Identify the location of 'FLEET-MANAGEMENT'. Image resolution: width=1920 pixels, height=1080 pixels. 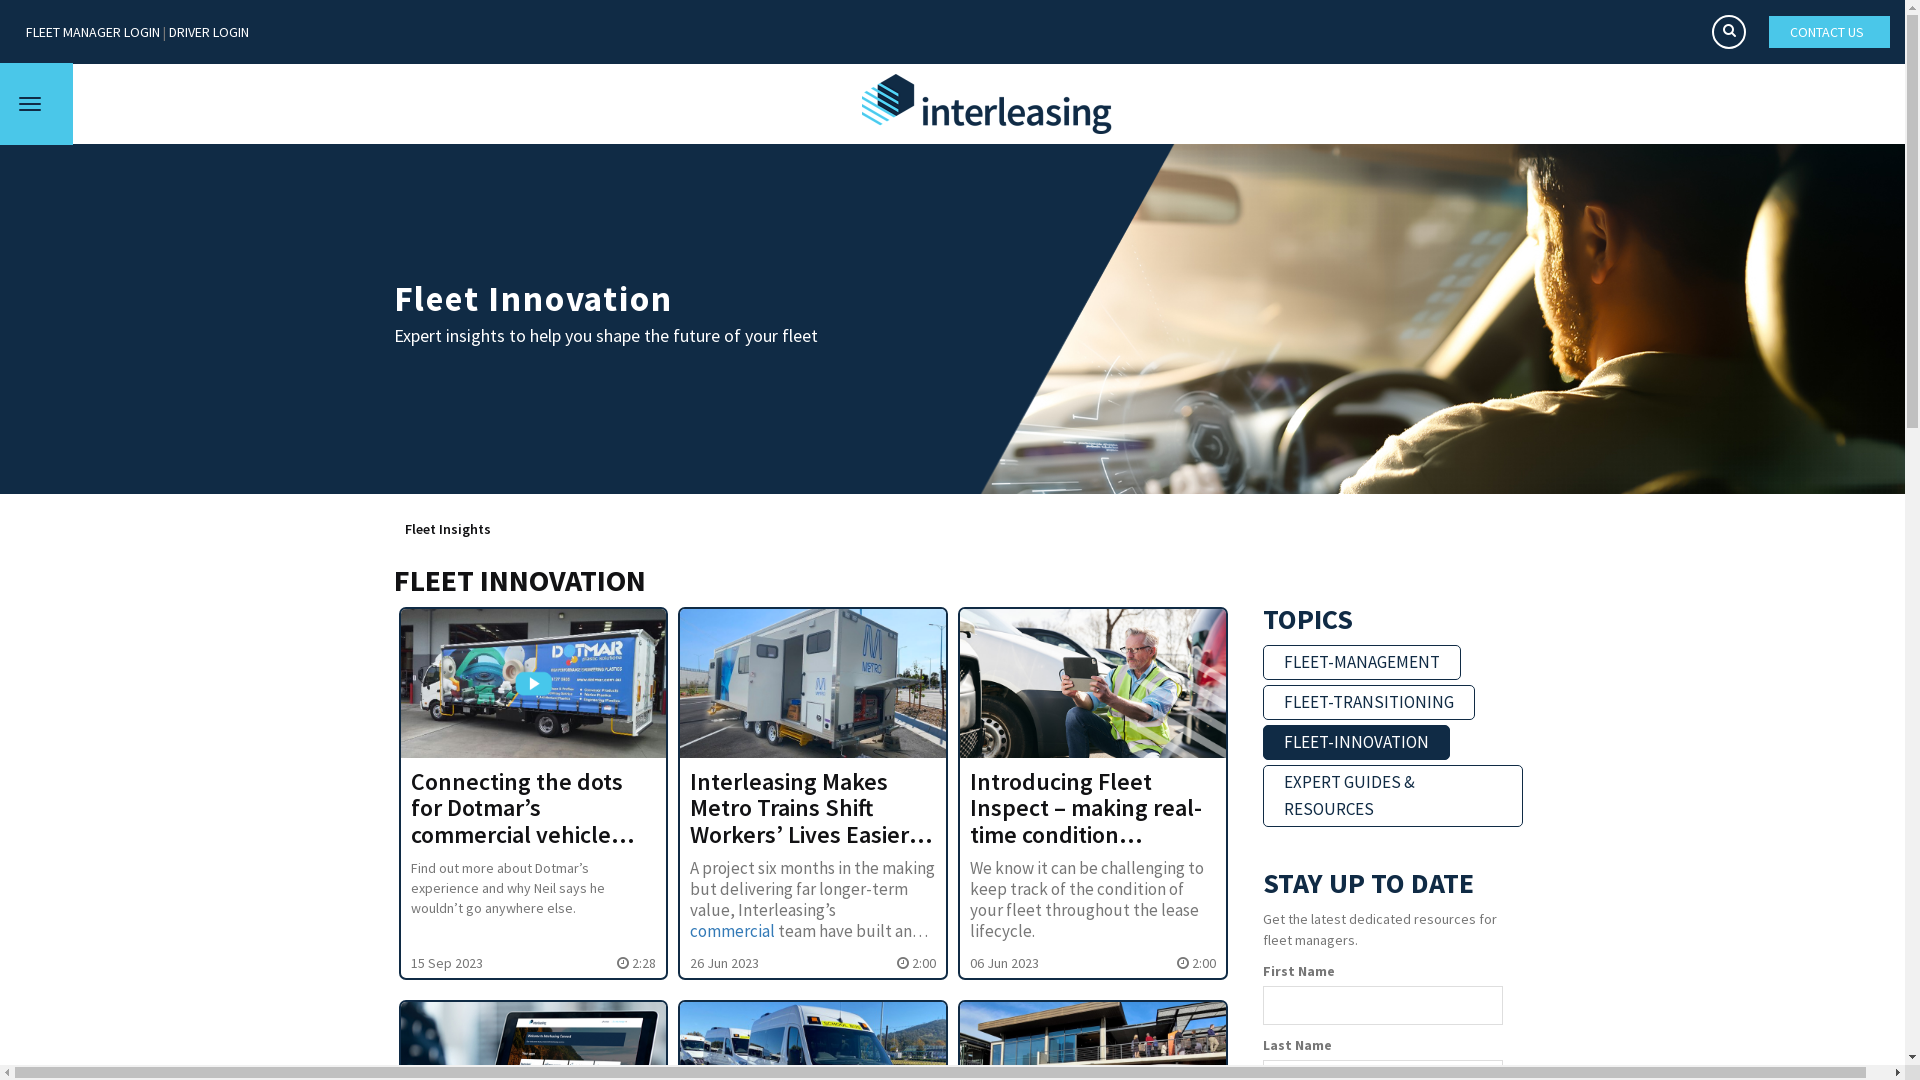
(1361, 662).